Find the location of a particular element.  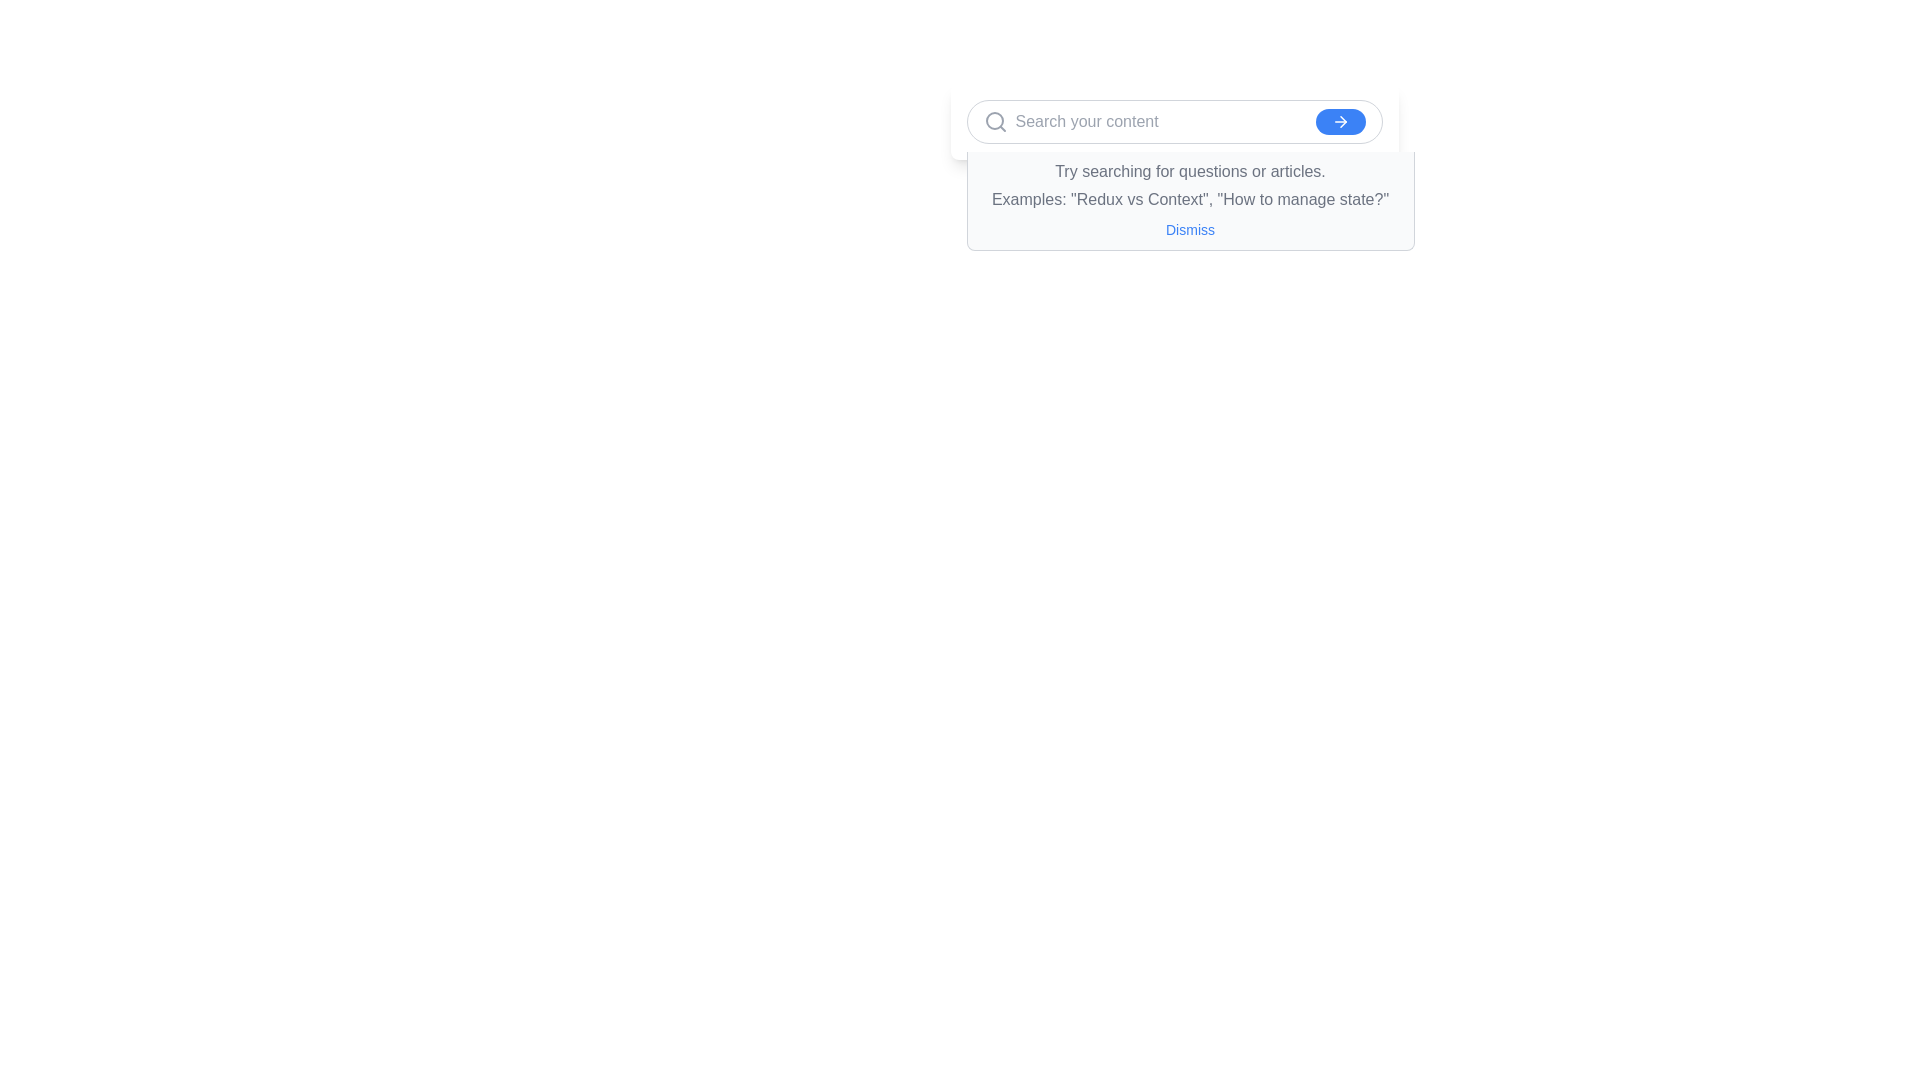

the 'Dismiss' button located at the bottom-right corner of the suggestion box is located at coordinates (1190, 229).